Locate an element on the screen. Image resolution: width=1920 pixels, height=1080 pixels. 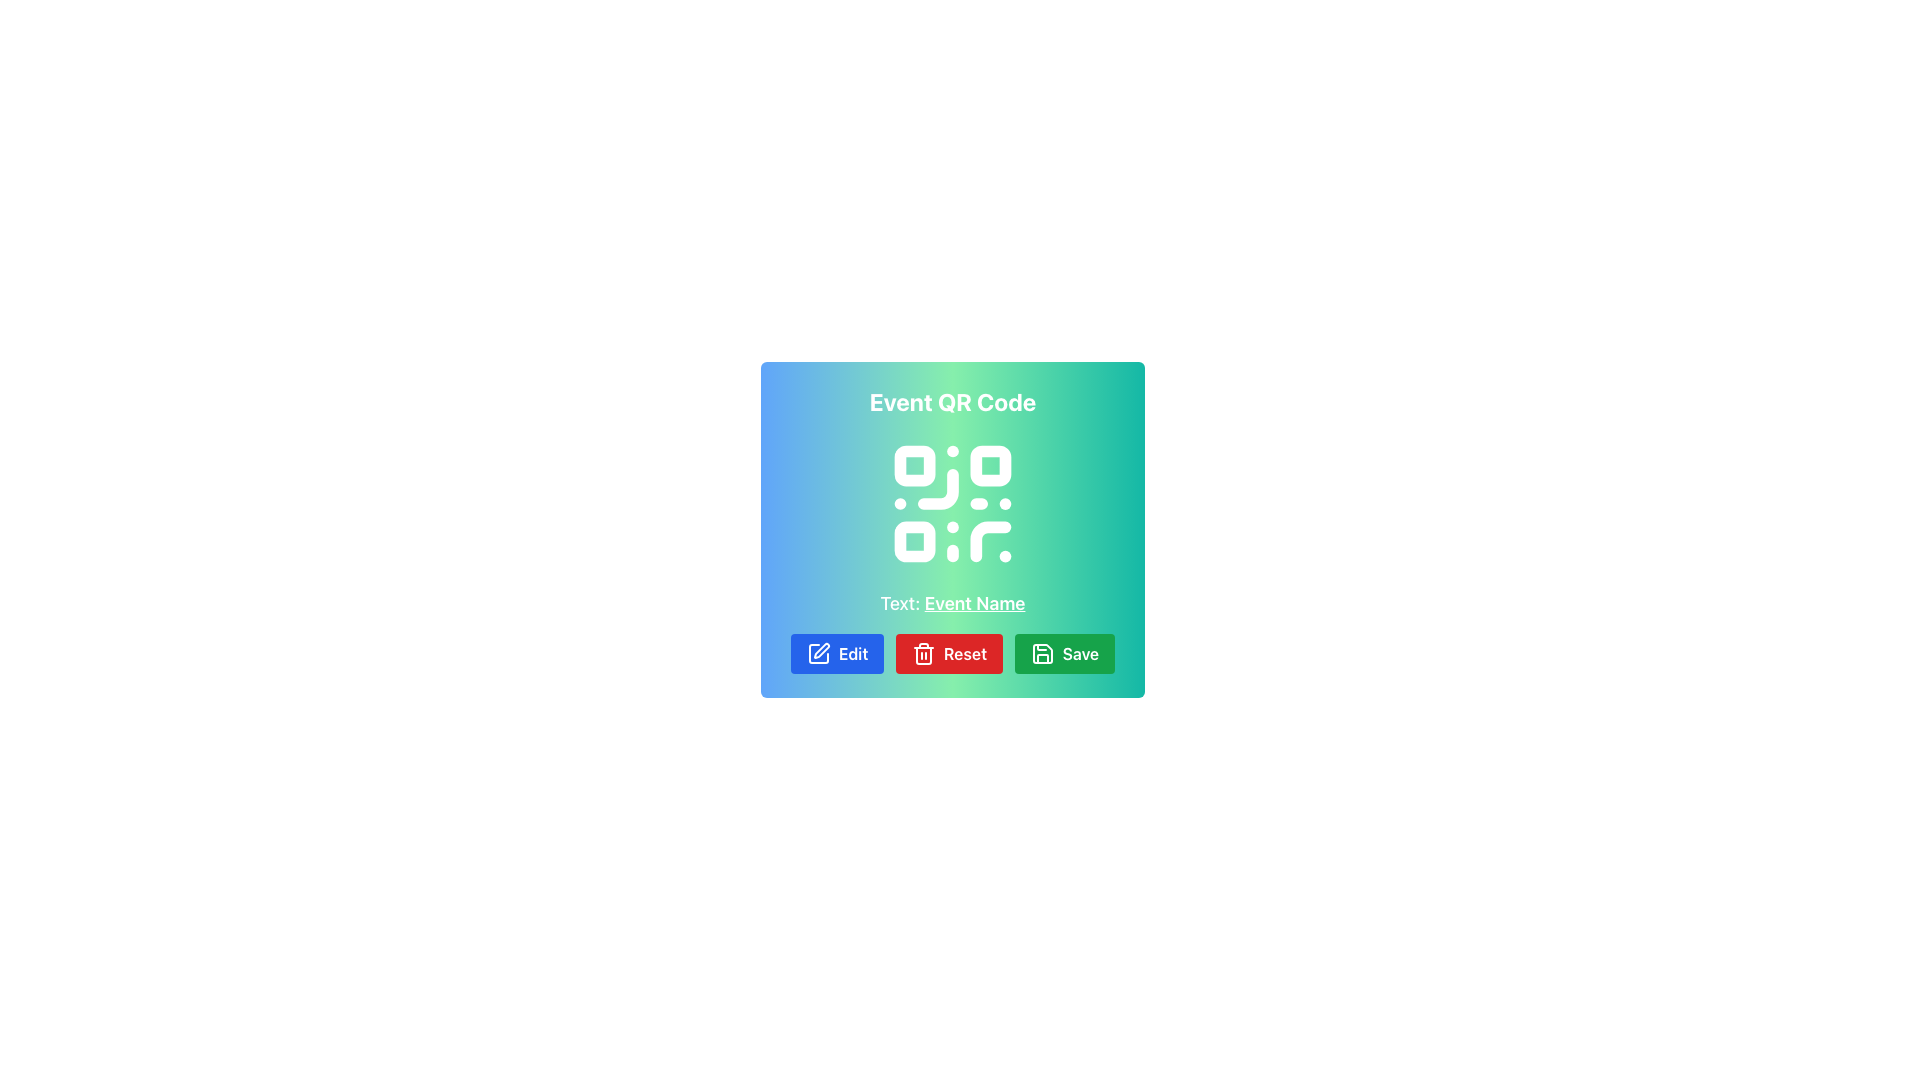
the text snippet displaying 'Text: Event Name' which is centered within a gradient blue-to-teal background, positioned above the buttons and below the QR code is located at coordinates (952, 603).